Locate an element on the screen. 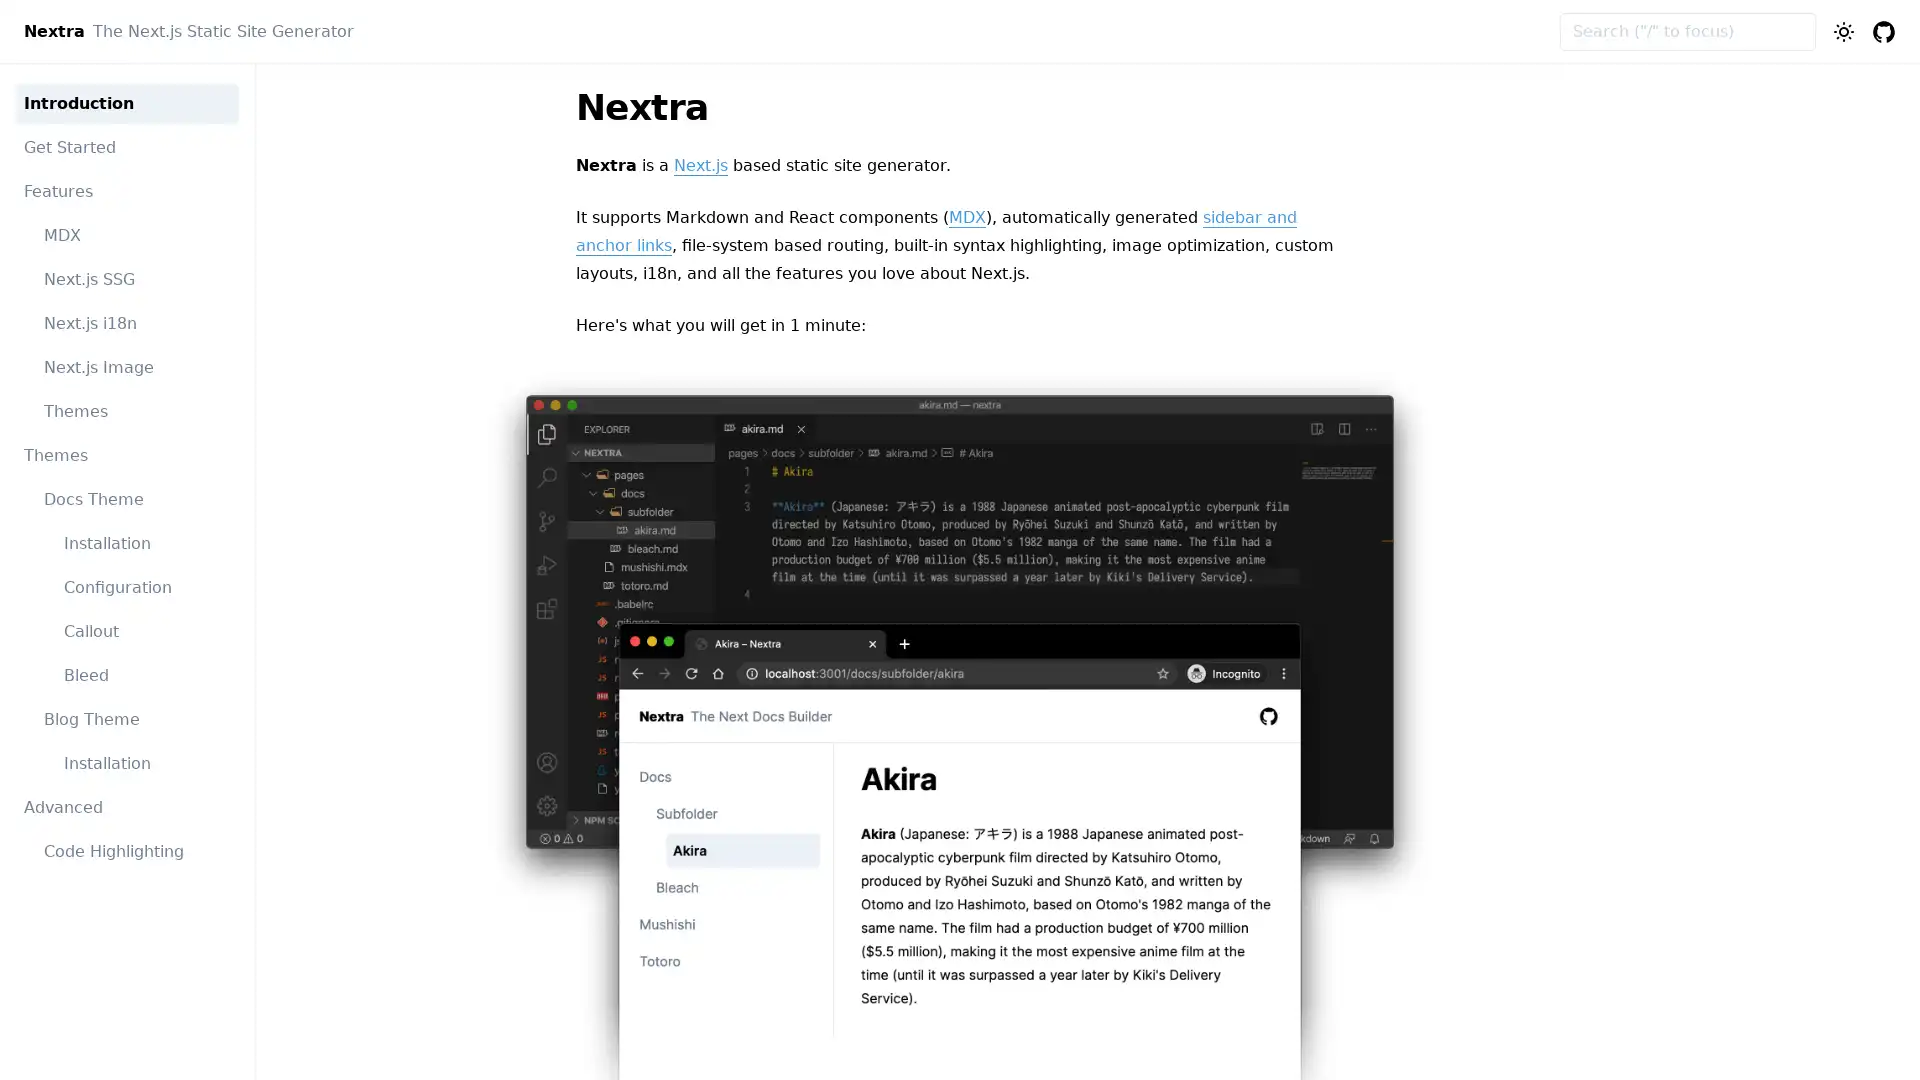 This screenshot has width=1920, height=1080. Features is located at coordinates (126, 192).